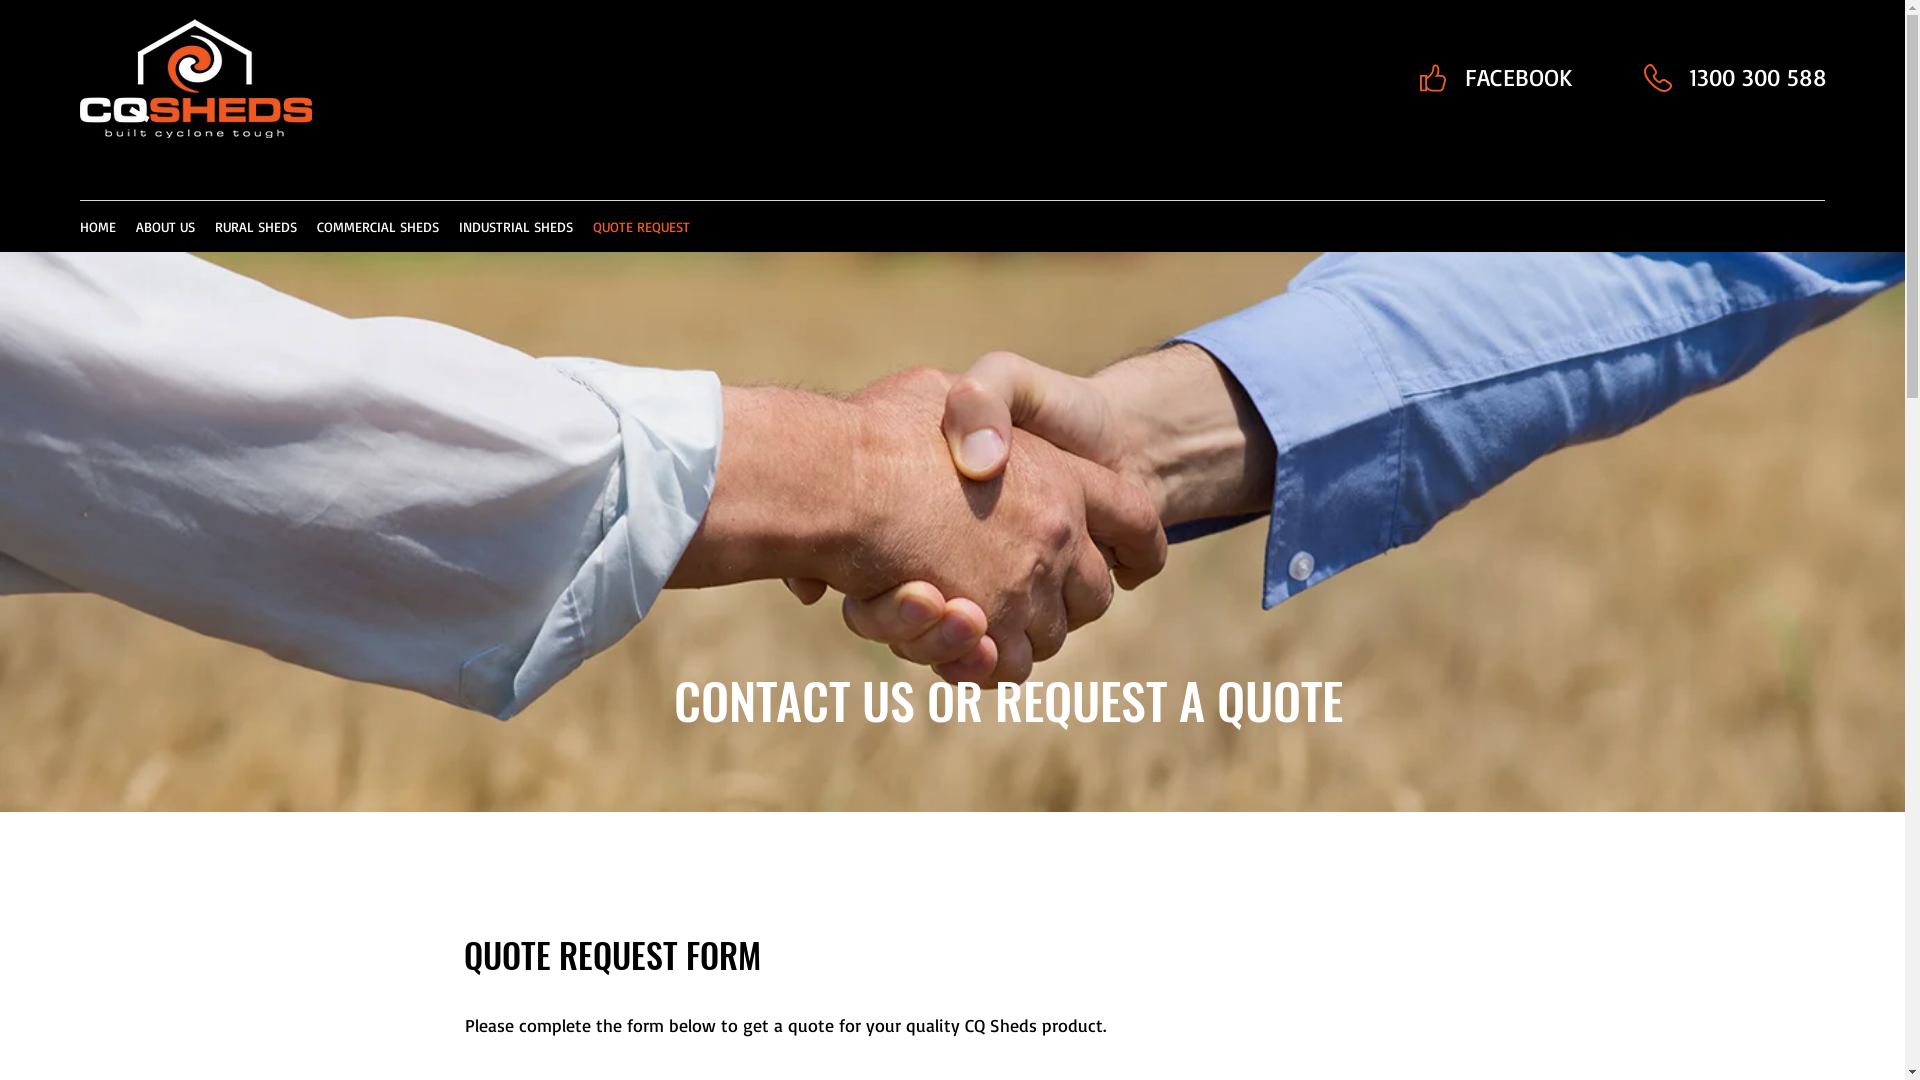  I want to click on 'INDUSTRIAL SHEDS', so click(515, 226).